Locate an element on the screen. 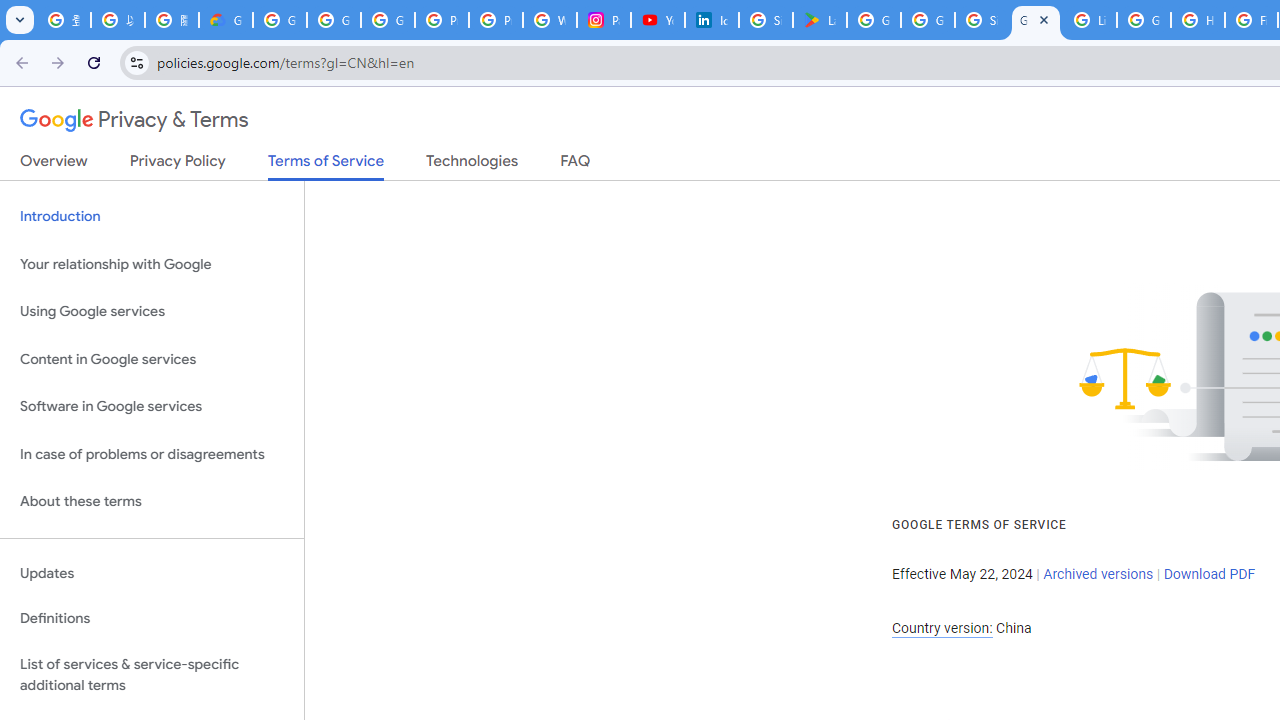 This screenshot has width=1280, height=720. 'About these terms' is located at coordinates (151, 501).